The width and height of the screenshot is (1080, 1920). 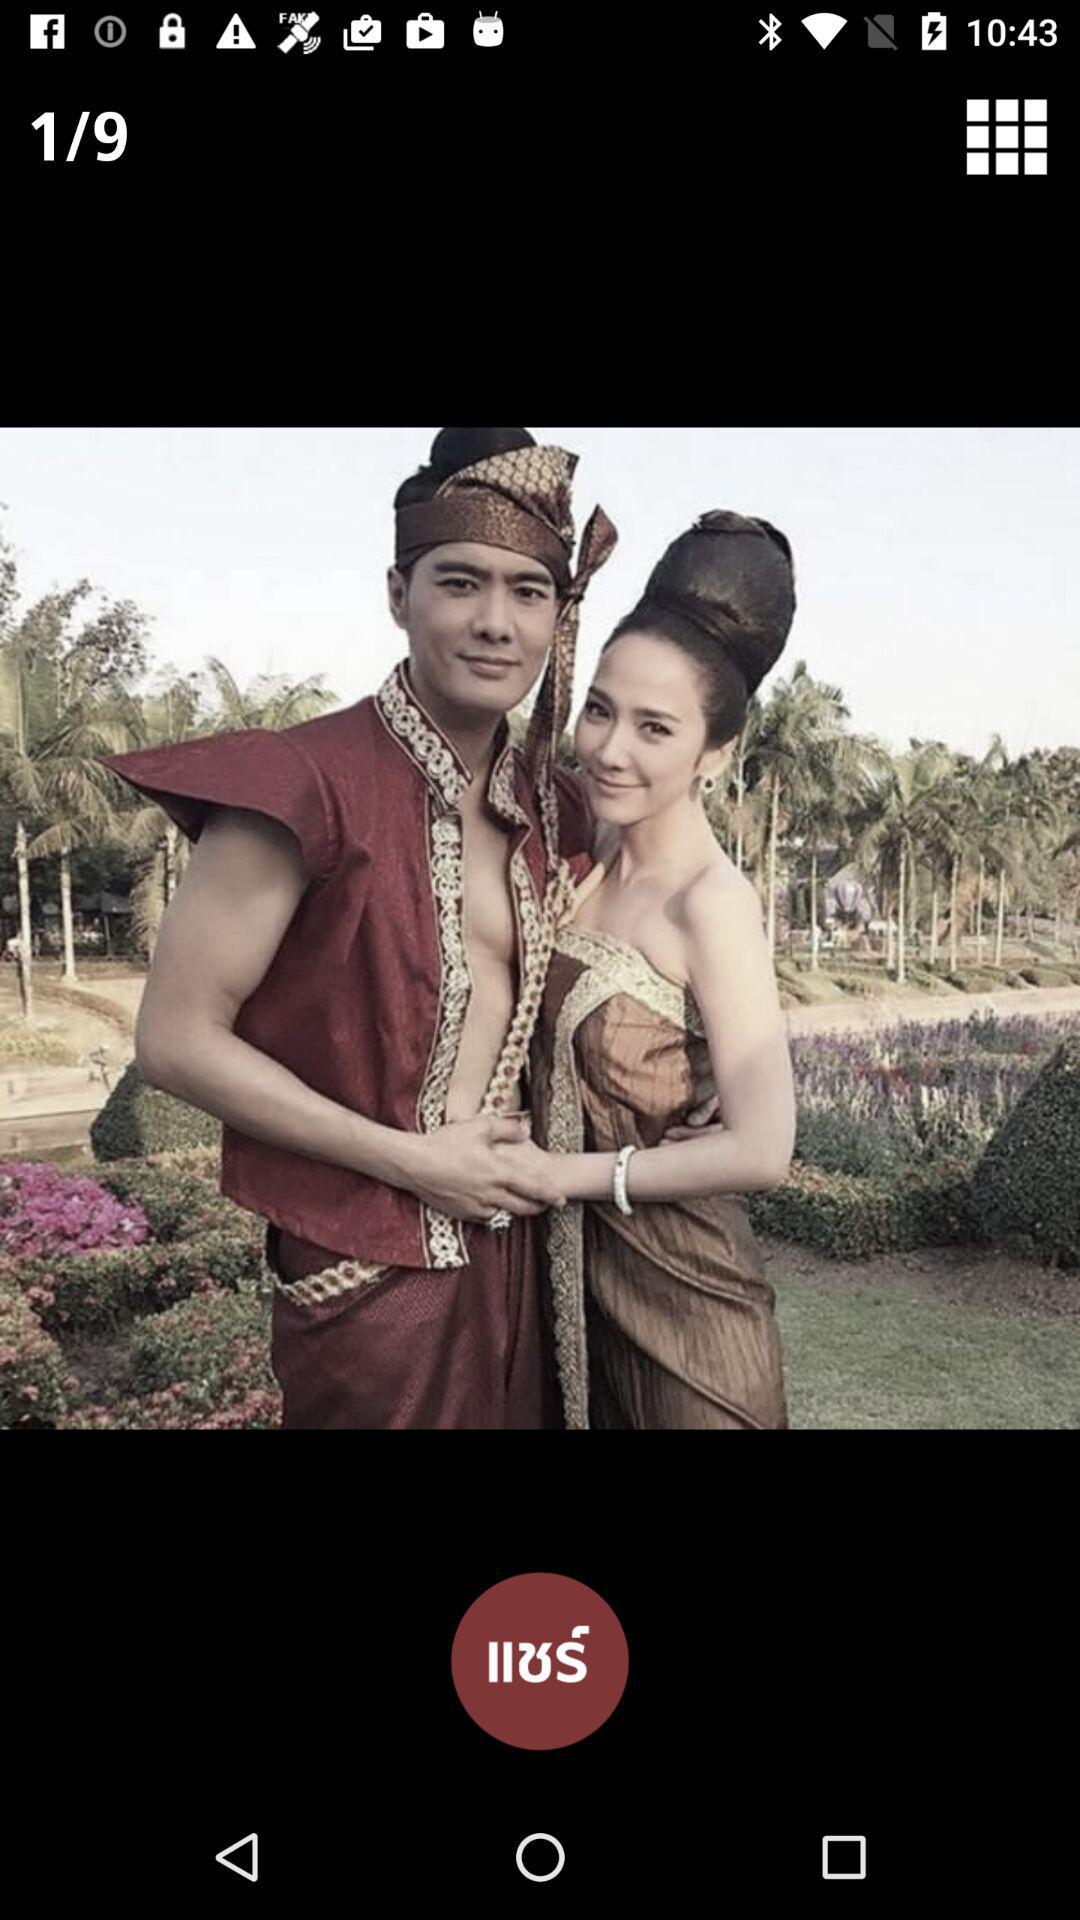 I want to click on click the square, so click(x=1019, y=135).